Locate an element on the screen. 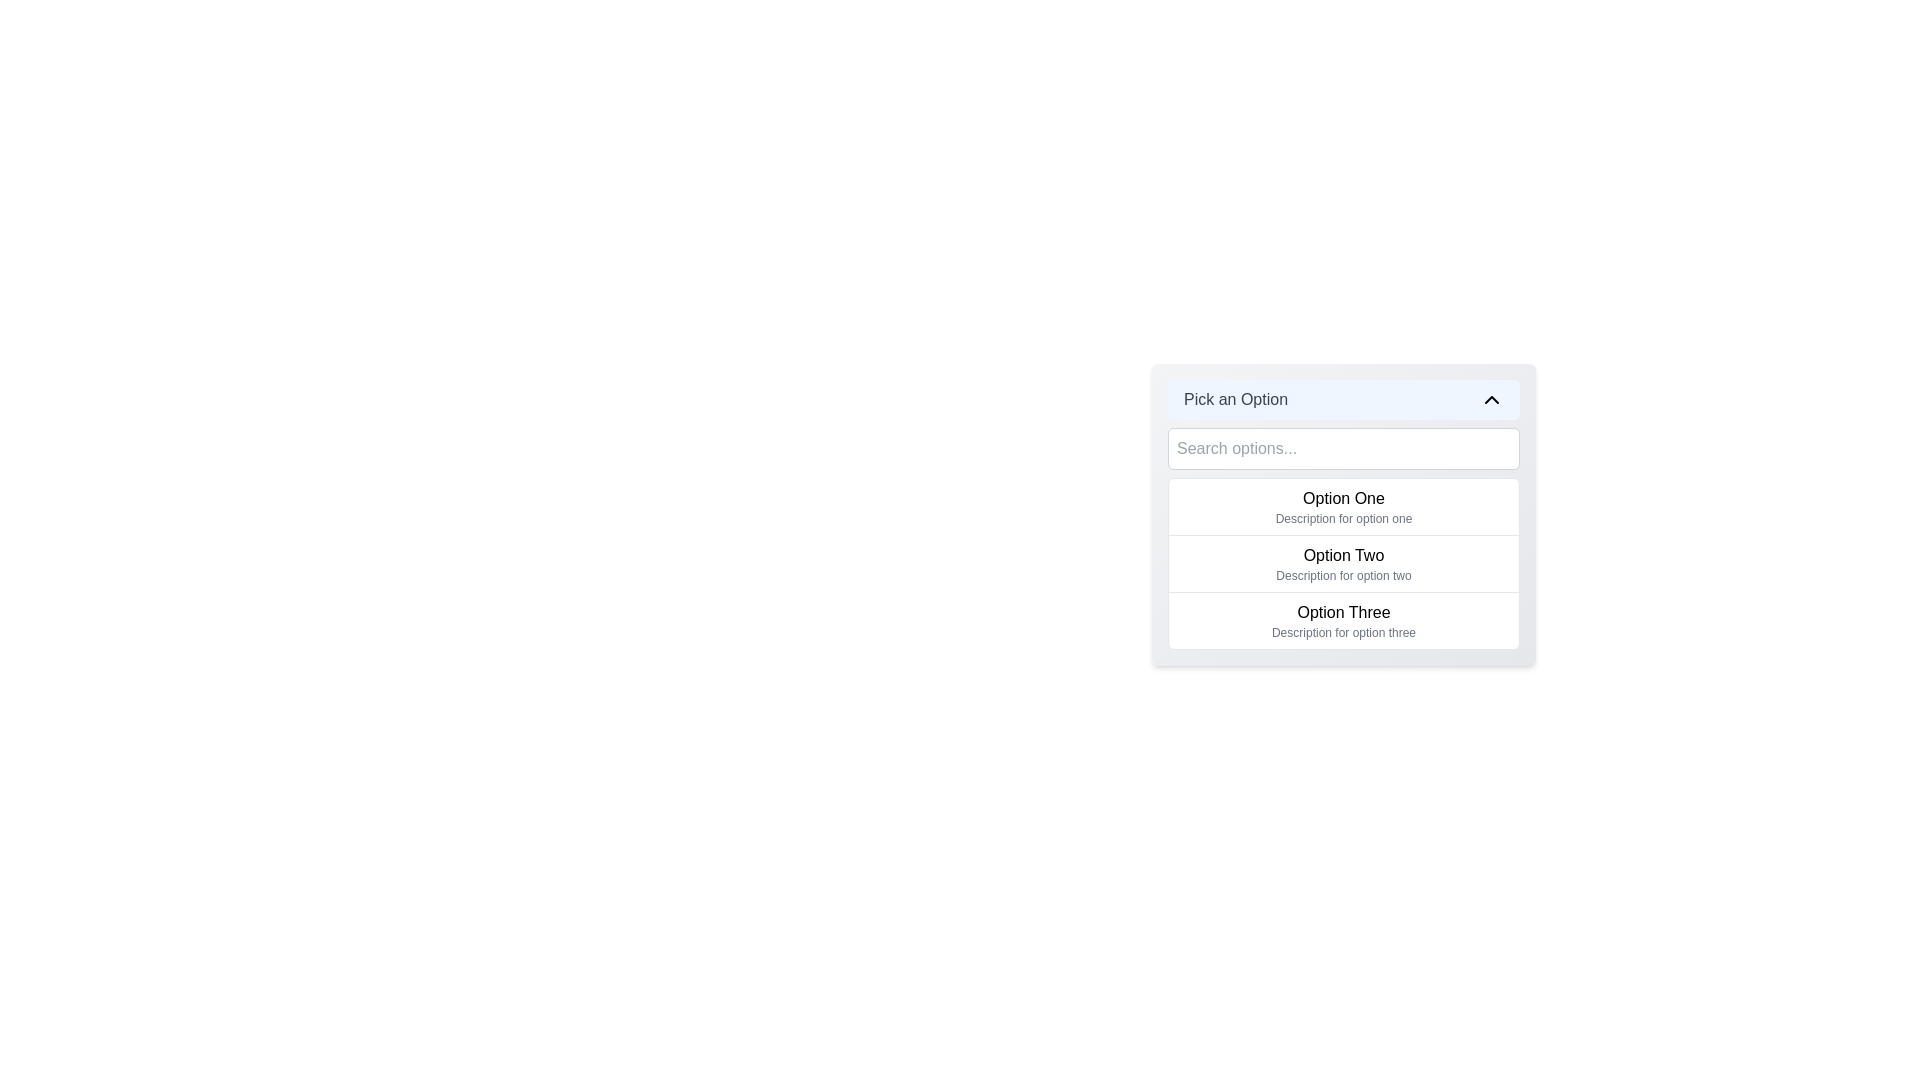 The width and height of the screenshot is (1920, 1080). the 'Option One' item in the drop-down list is located at coordinates (1344, 505).